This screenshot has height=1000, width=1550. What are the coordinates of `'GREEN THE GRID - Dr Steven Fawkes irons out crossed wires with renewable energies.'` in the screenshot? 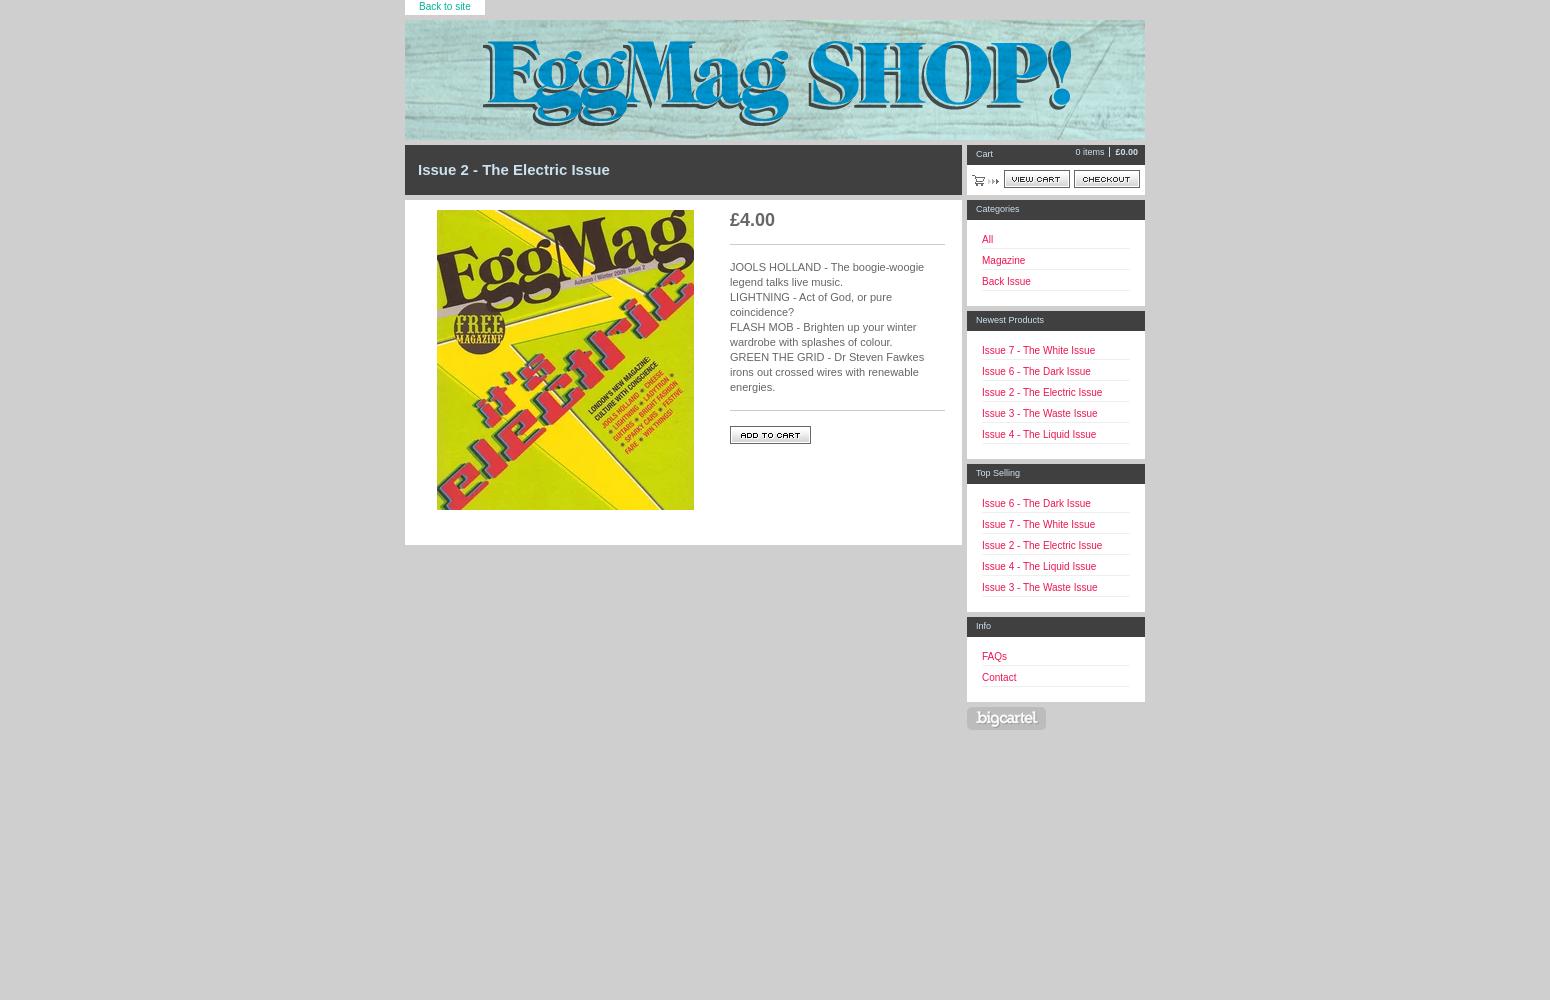 It's located at (825, 371).